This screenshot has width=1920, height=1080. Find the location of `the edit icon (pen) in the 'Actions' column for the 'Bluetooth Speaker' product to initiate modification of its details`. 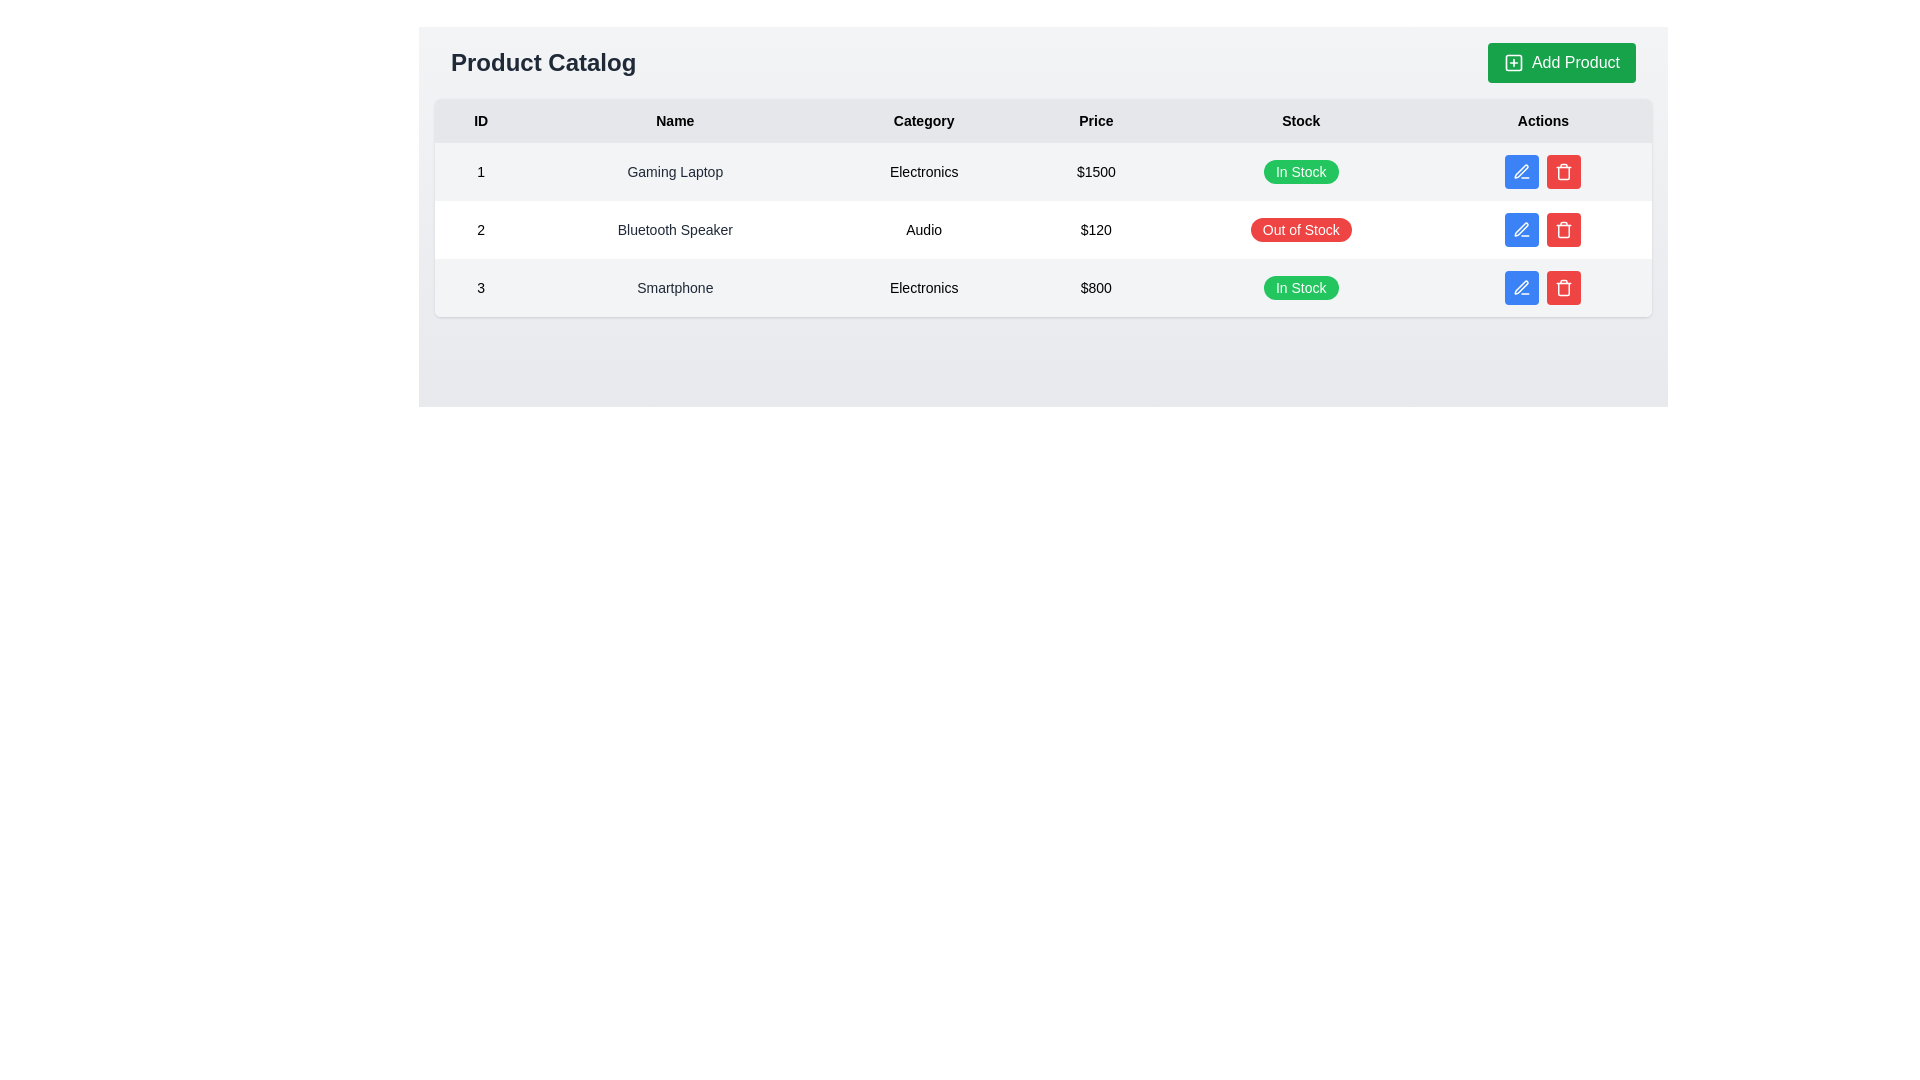

the edit icon (pen) in the 'Actions' column for the 'Bluetooth Speaker' product to initiate modification of its details is located at coordinates (1521, 229).